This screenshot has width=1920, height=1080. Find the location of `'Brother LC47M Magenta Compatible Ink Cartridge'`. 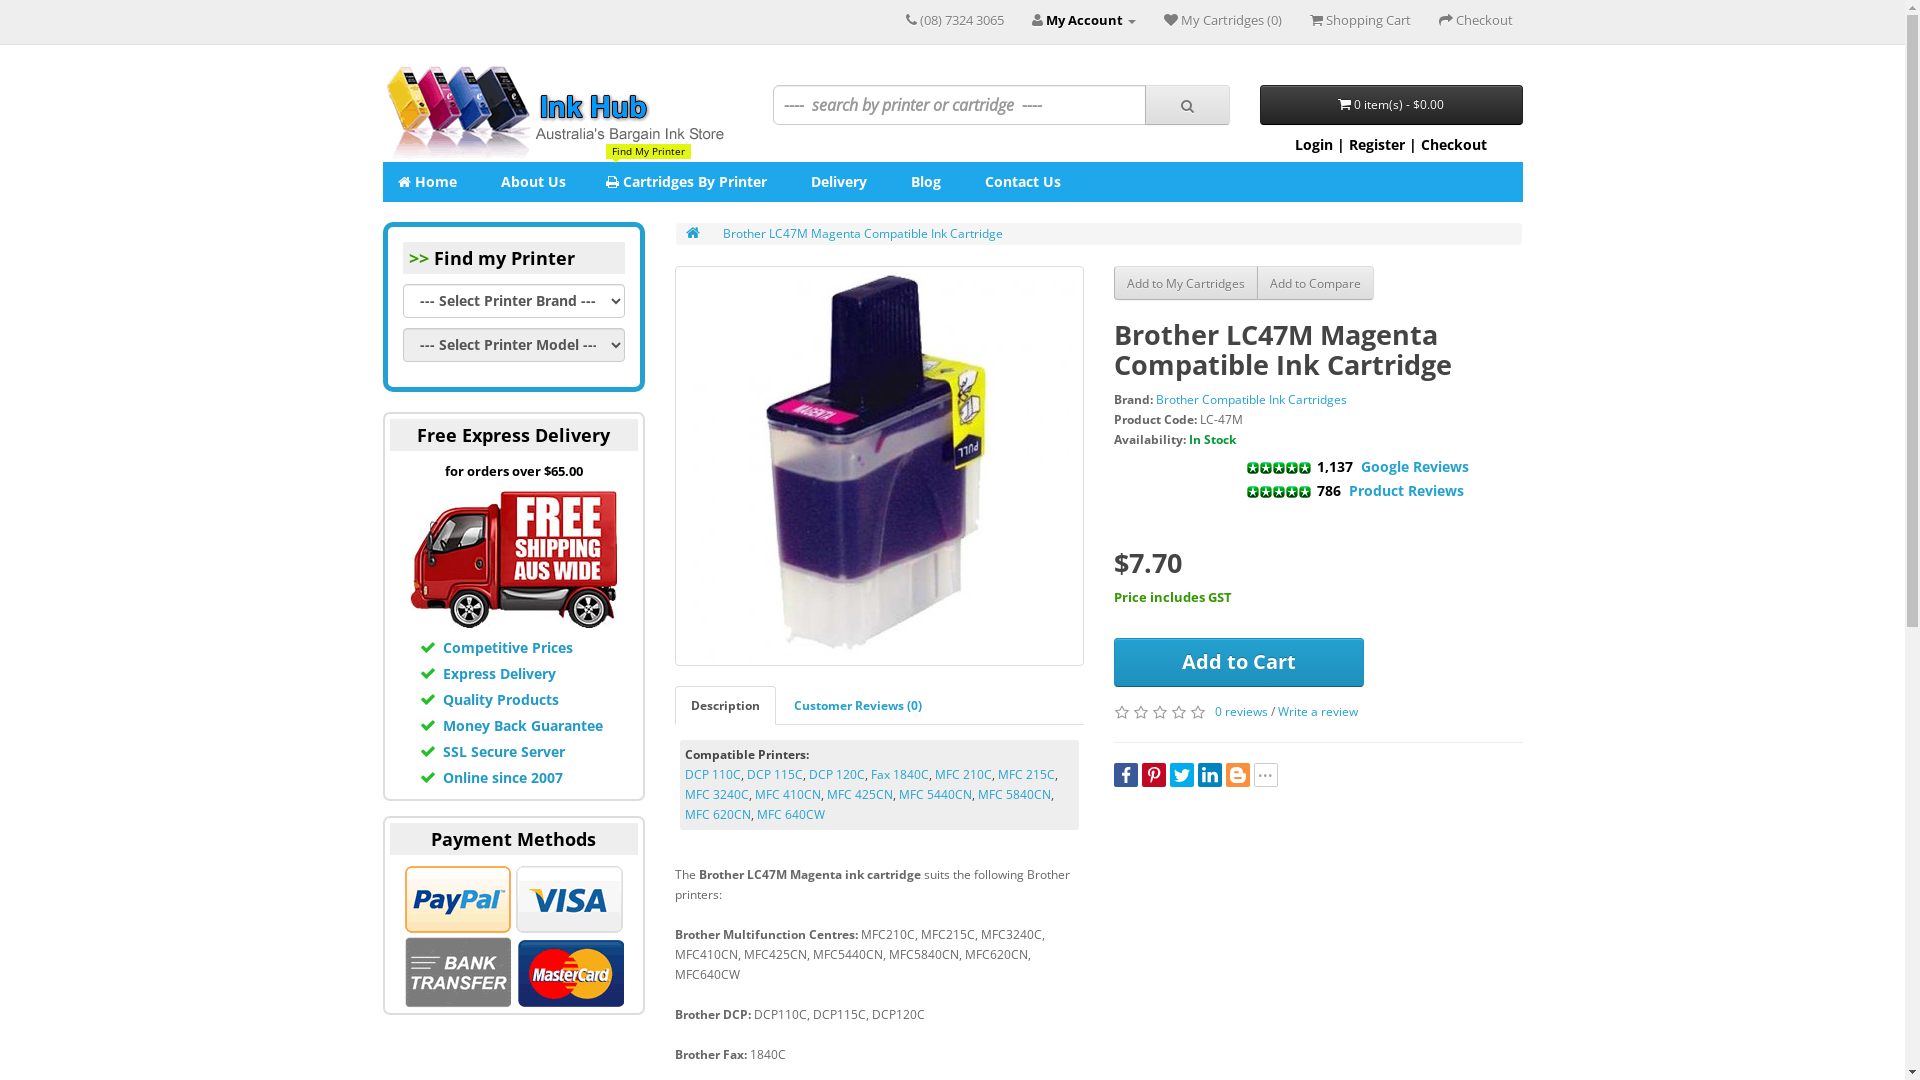

'Brother LC47M Magenta Compatible Ink Cartridge' is located at coordinates (722, 232).